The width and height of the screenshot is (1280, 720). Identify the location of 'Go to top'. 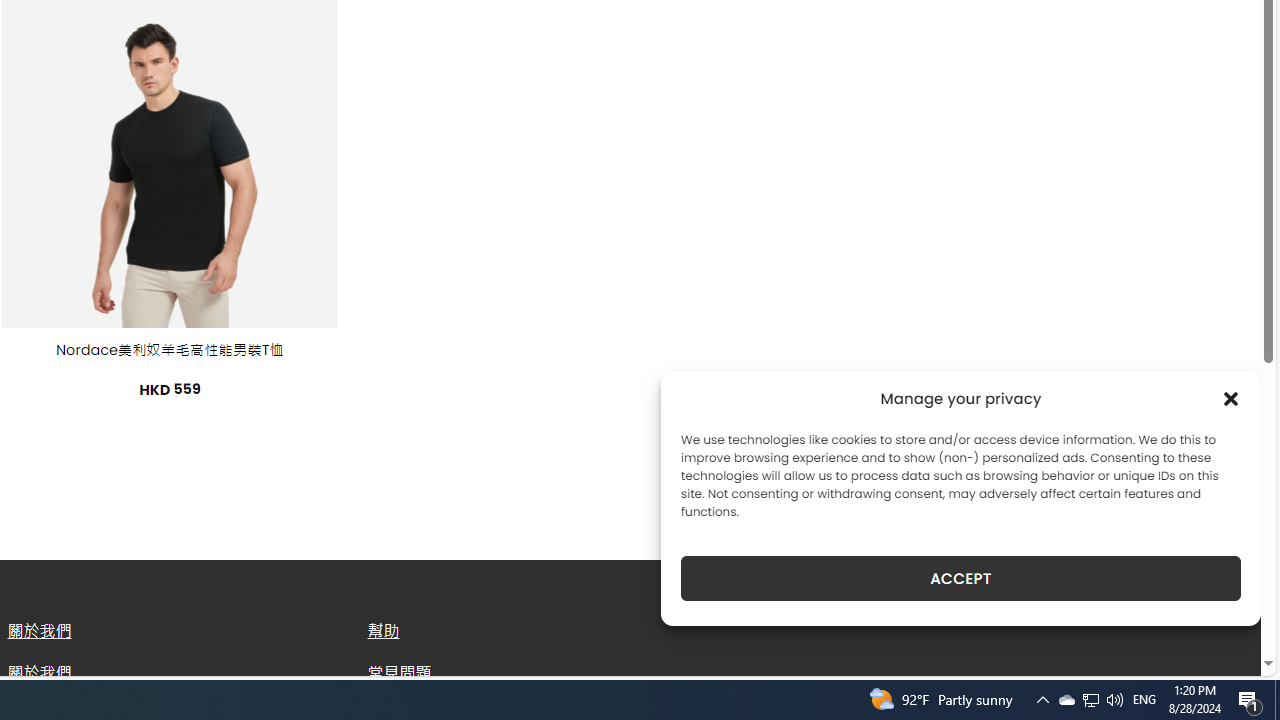
(1219, 648).